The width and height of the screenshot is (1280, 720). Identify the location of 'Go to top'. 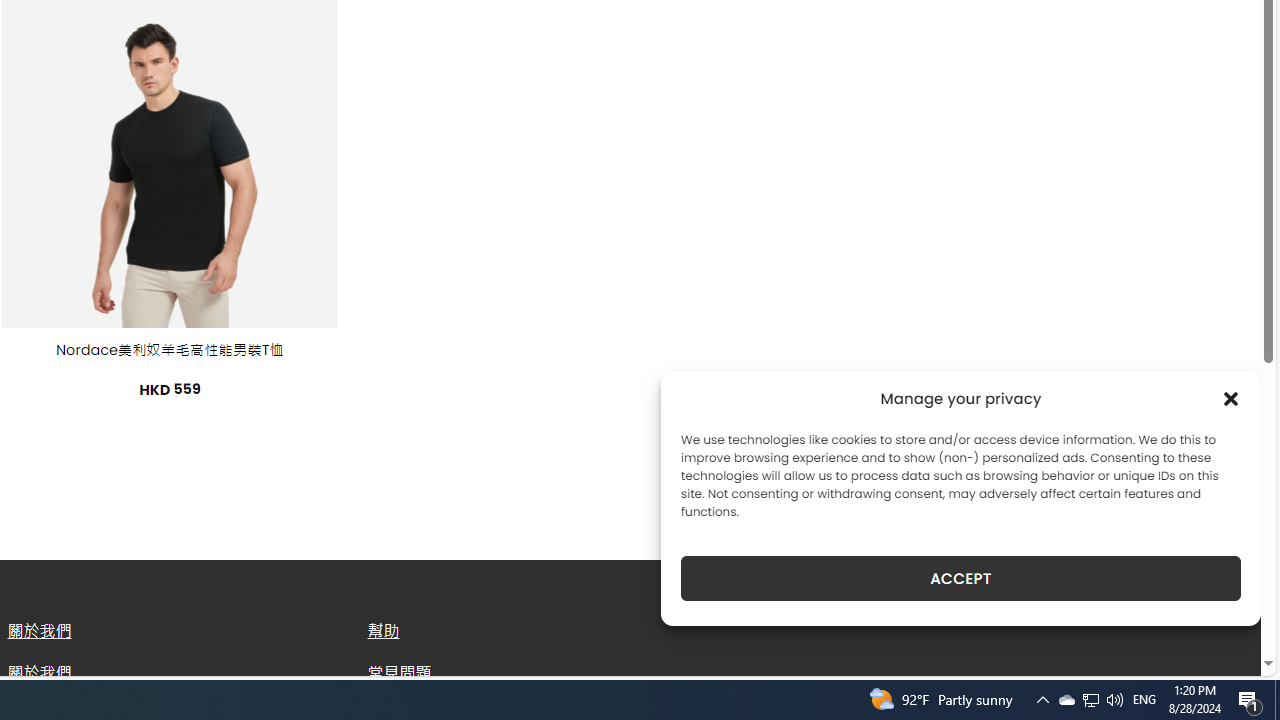
(1219, 648).